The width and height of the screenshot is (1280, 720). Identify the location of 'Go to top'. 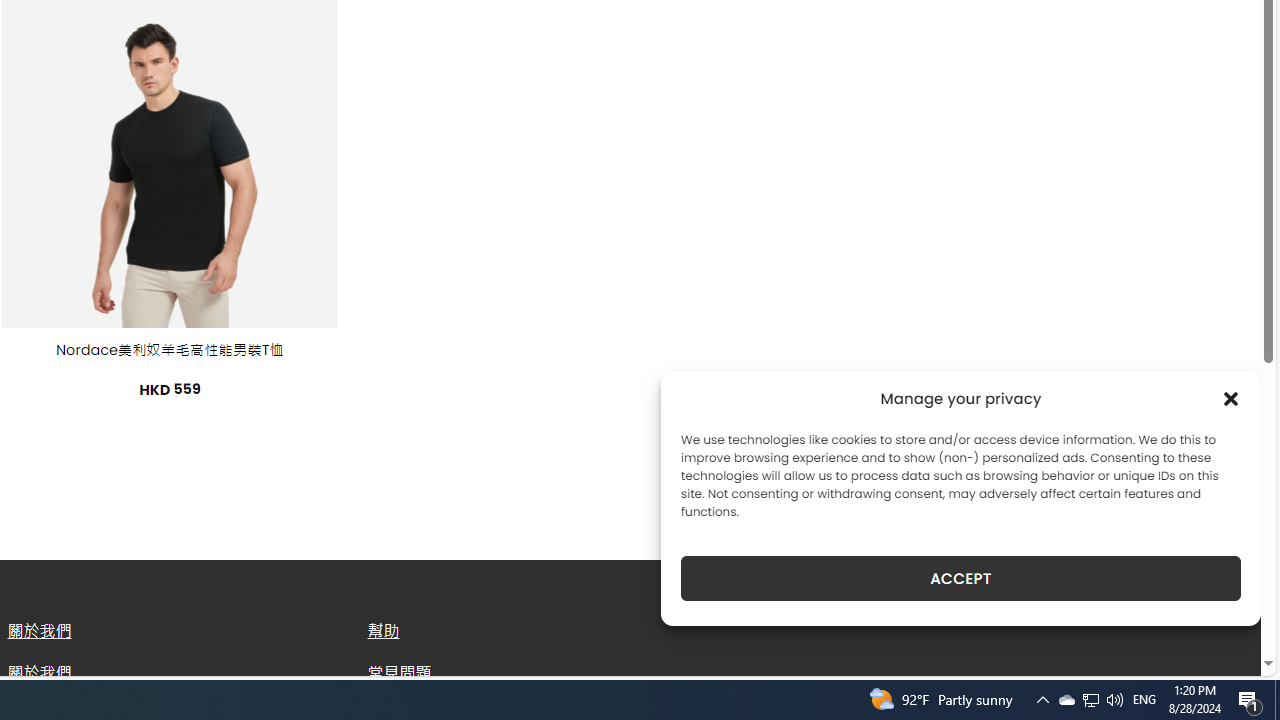
(1219, 648).